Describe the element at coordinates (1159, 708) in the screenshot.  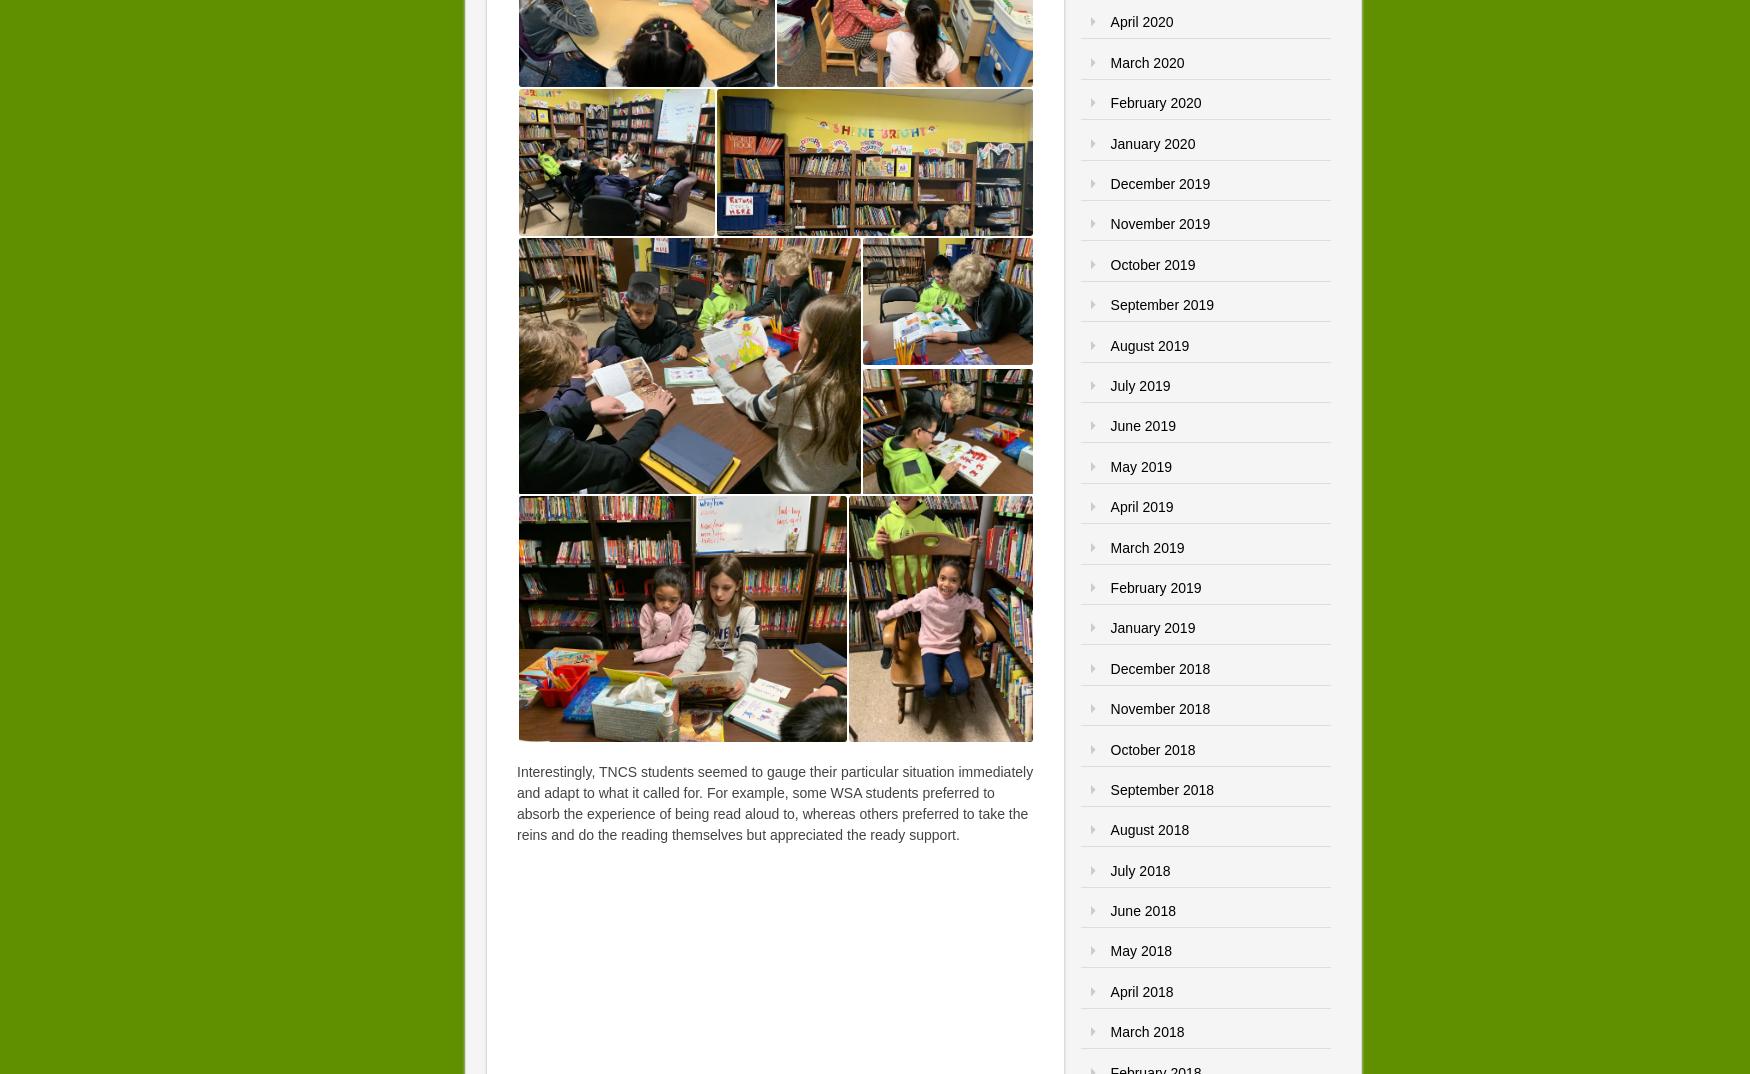
I see `'November 2018'` at that location.